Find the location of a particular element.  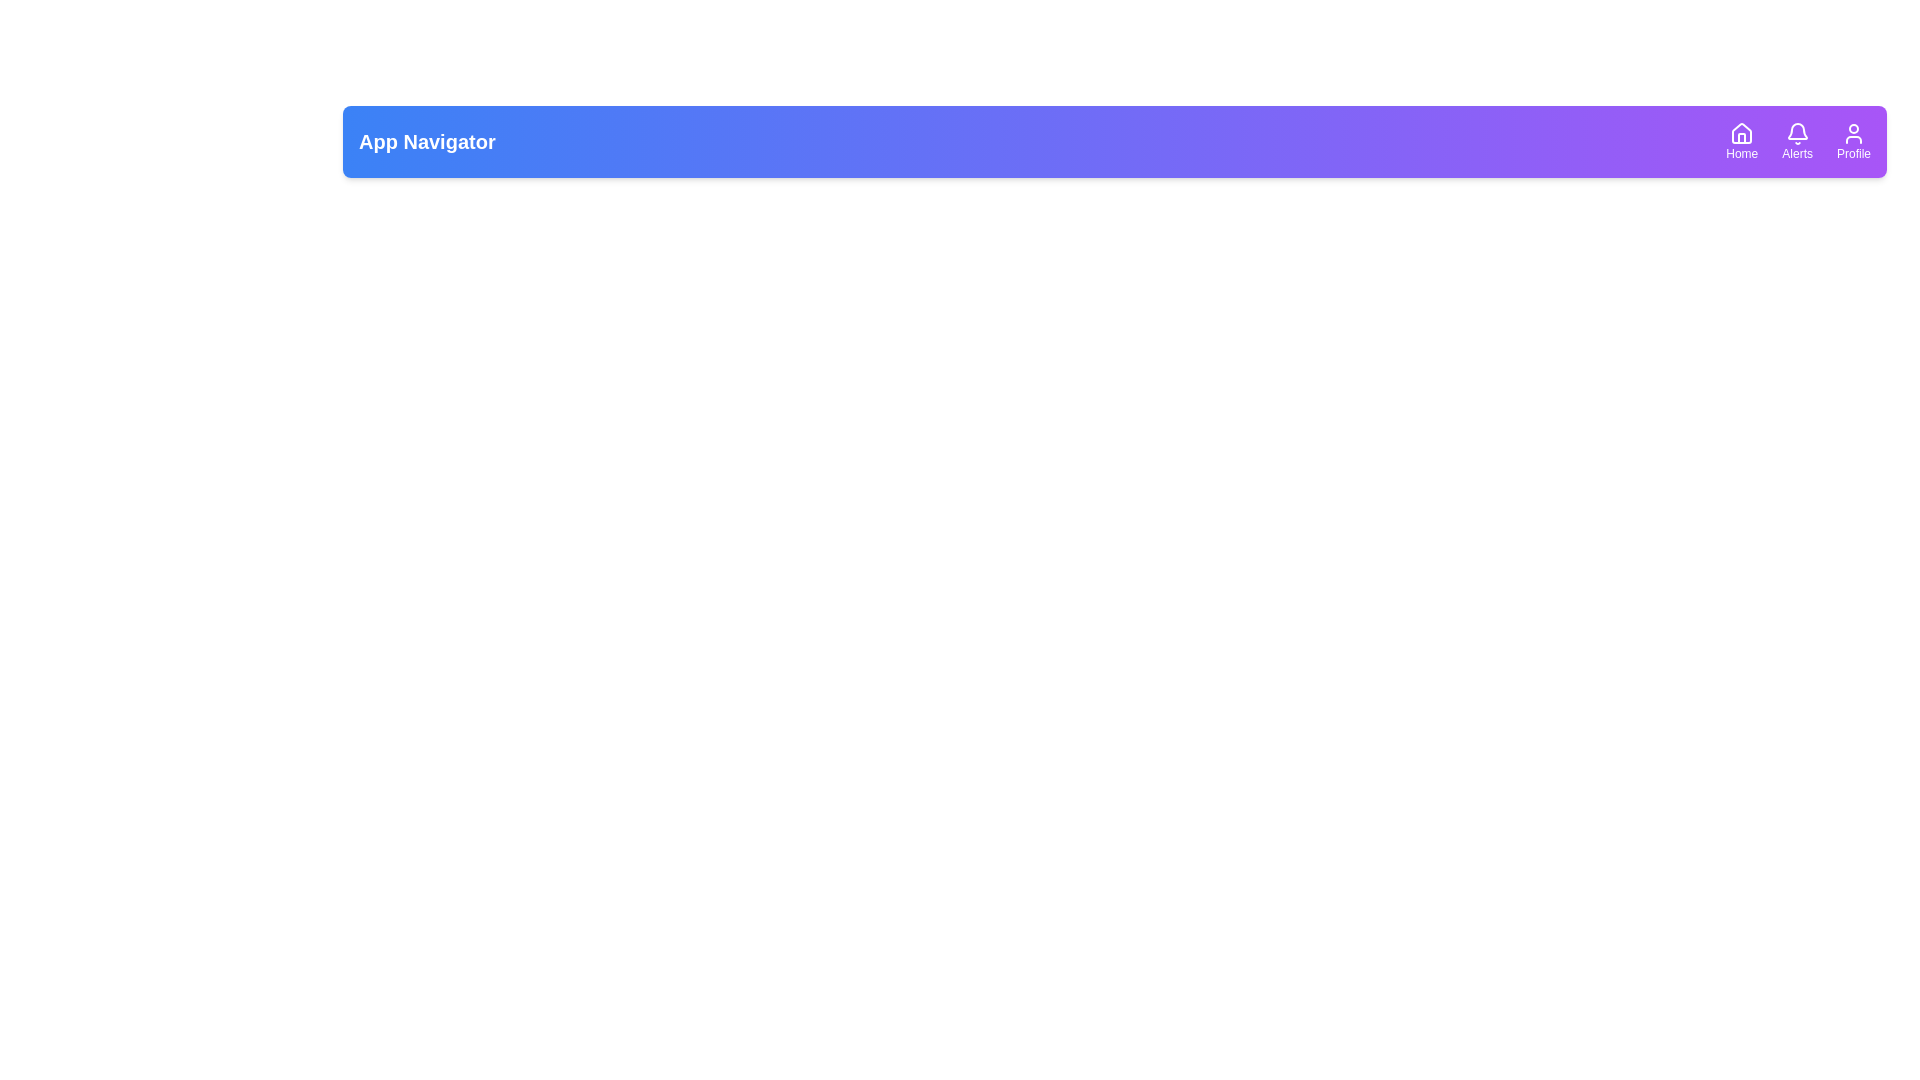

the navigation button that allows users is located at coordinates (1797, 141).